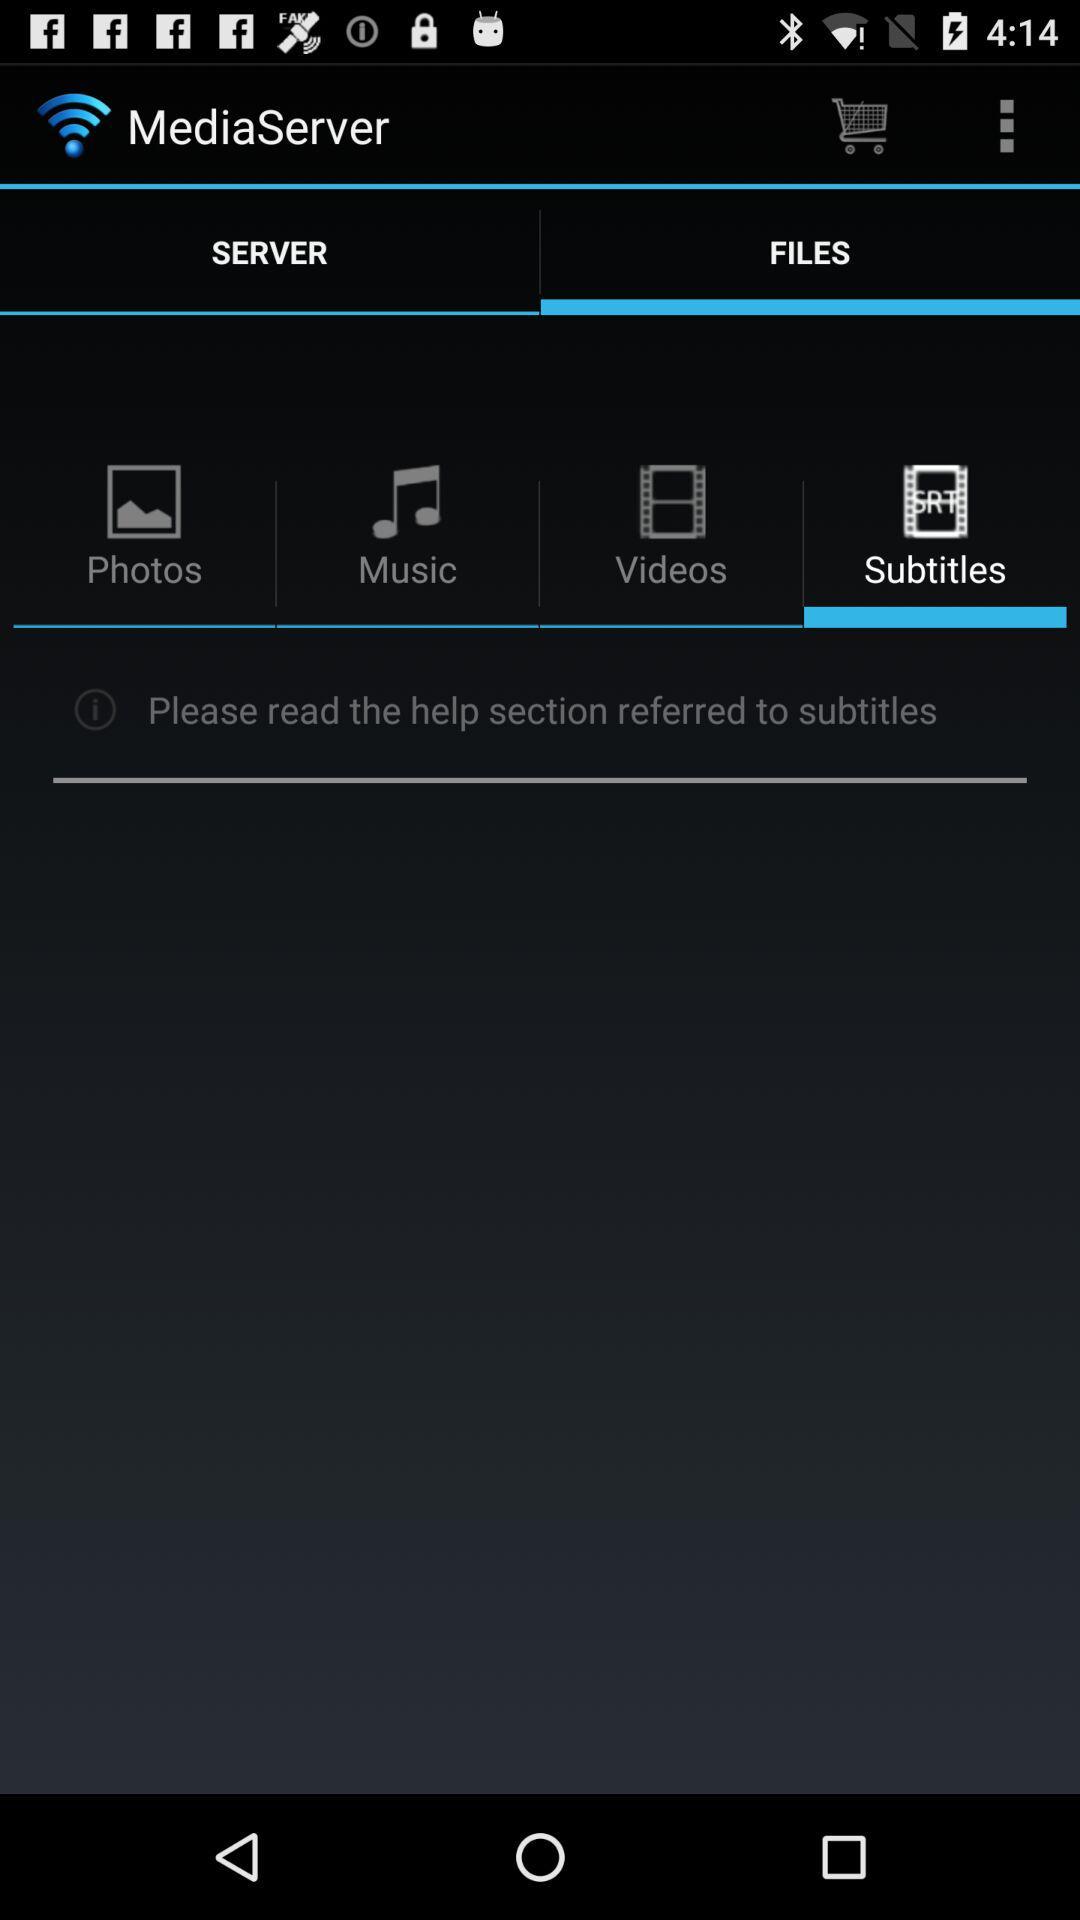  What do you see at coordinates (143, 543) in the screenshot?
I see `option photos on page` at bounding box center [143, 543].